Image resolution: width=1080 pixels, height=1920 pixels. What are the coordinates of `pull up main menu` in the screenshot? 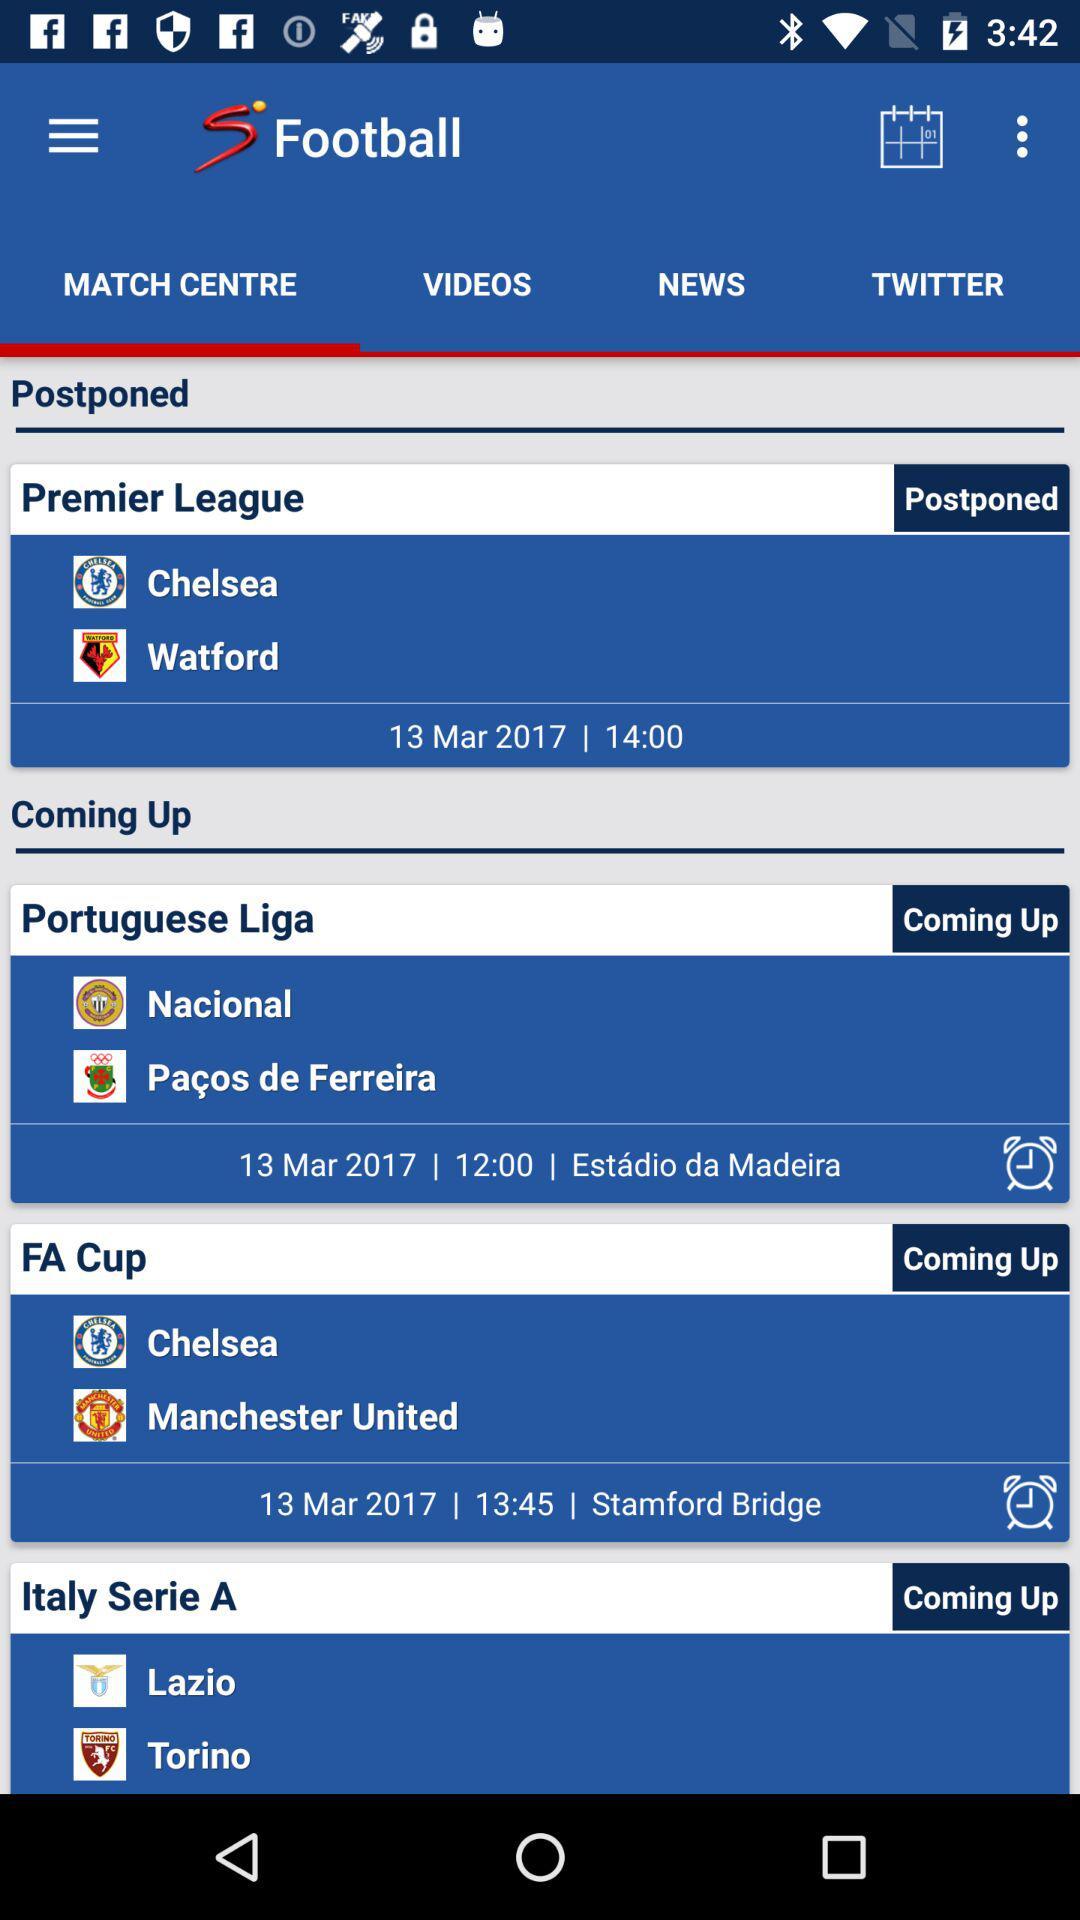 It's located at (72, 135).